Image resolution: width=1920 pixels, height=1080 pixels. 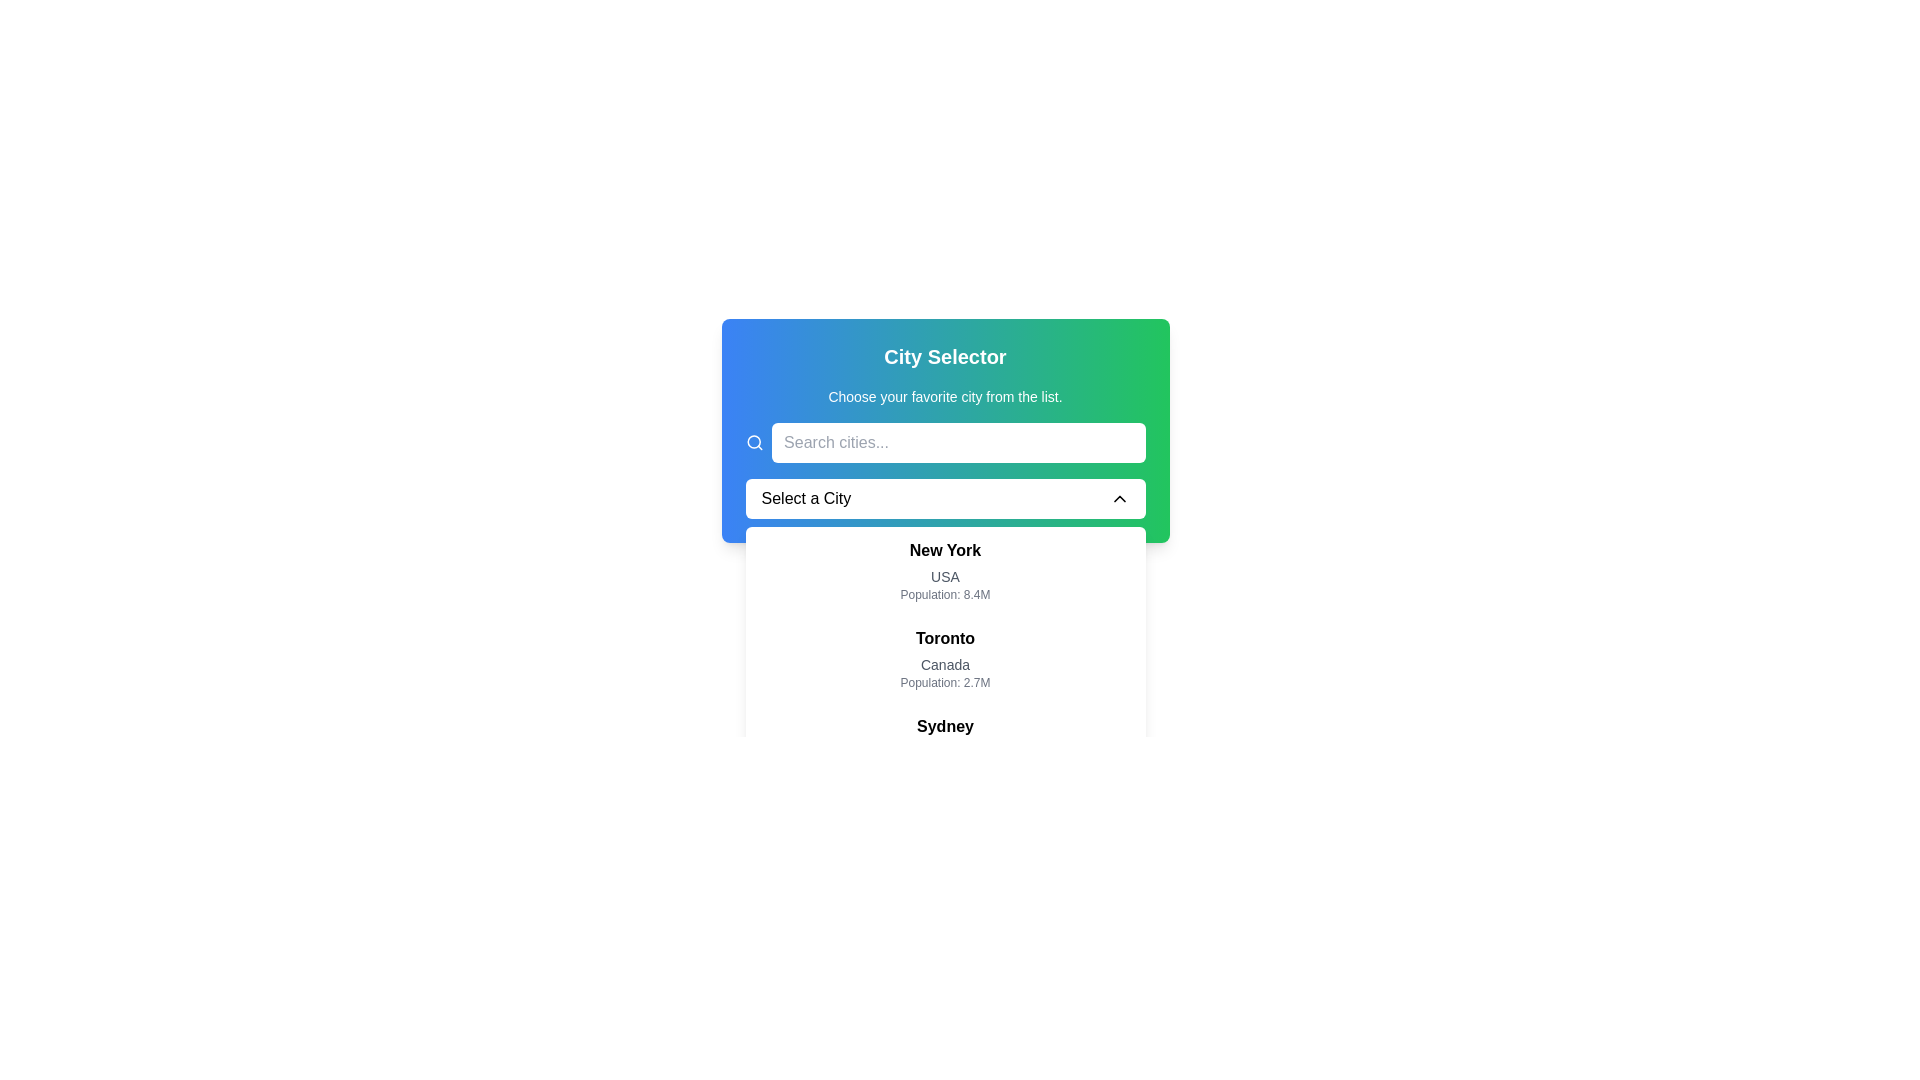 What do you see at coordinates (944, 551) in the screenshot?
I see `the bold text label reading 'New York' located at the top of the city information block, above the text 'USA' and 'Population: 8.4M'` at bounding box center [944, 551].